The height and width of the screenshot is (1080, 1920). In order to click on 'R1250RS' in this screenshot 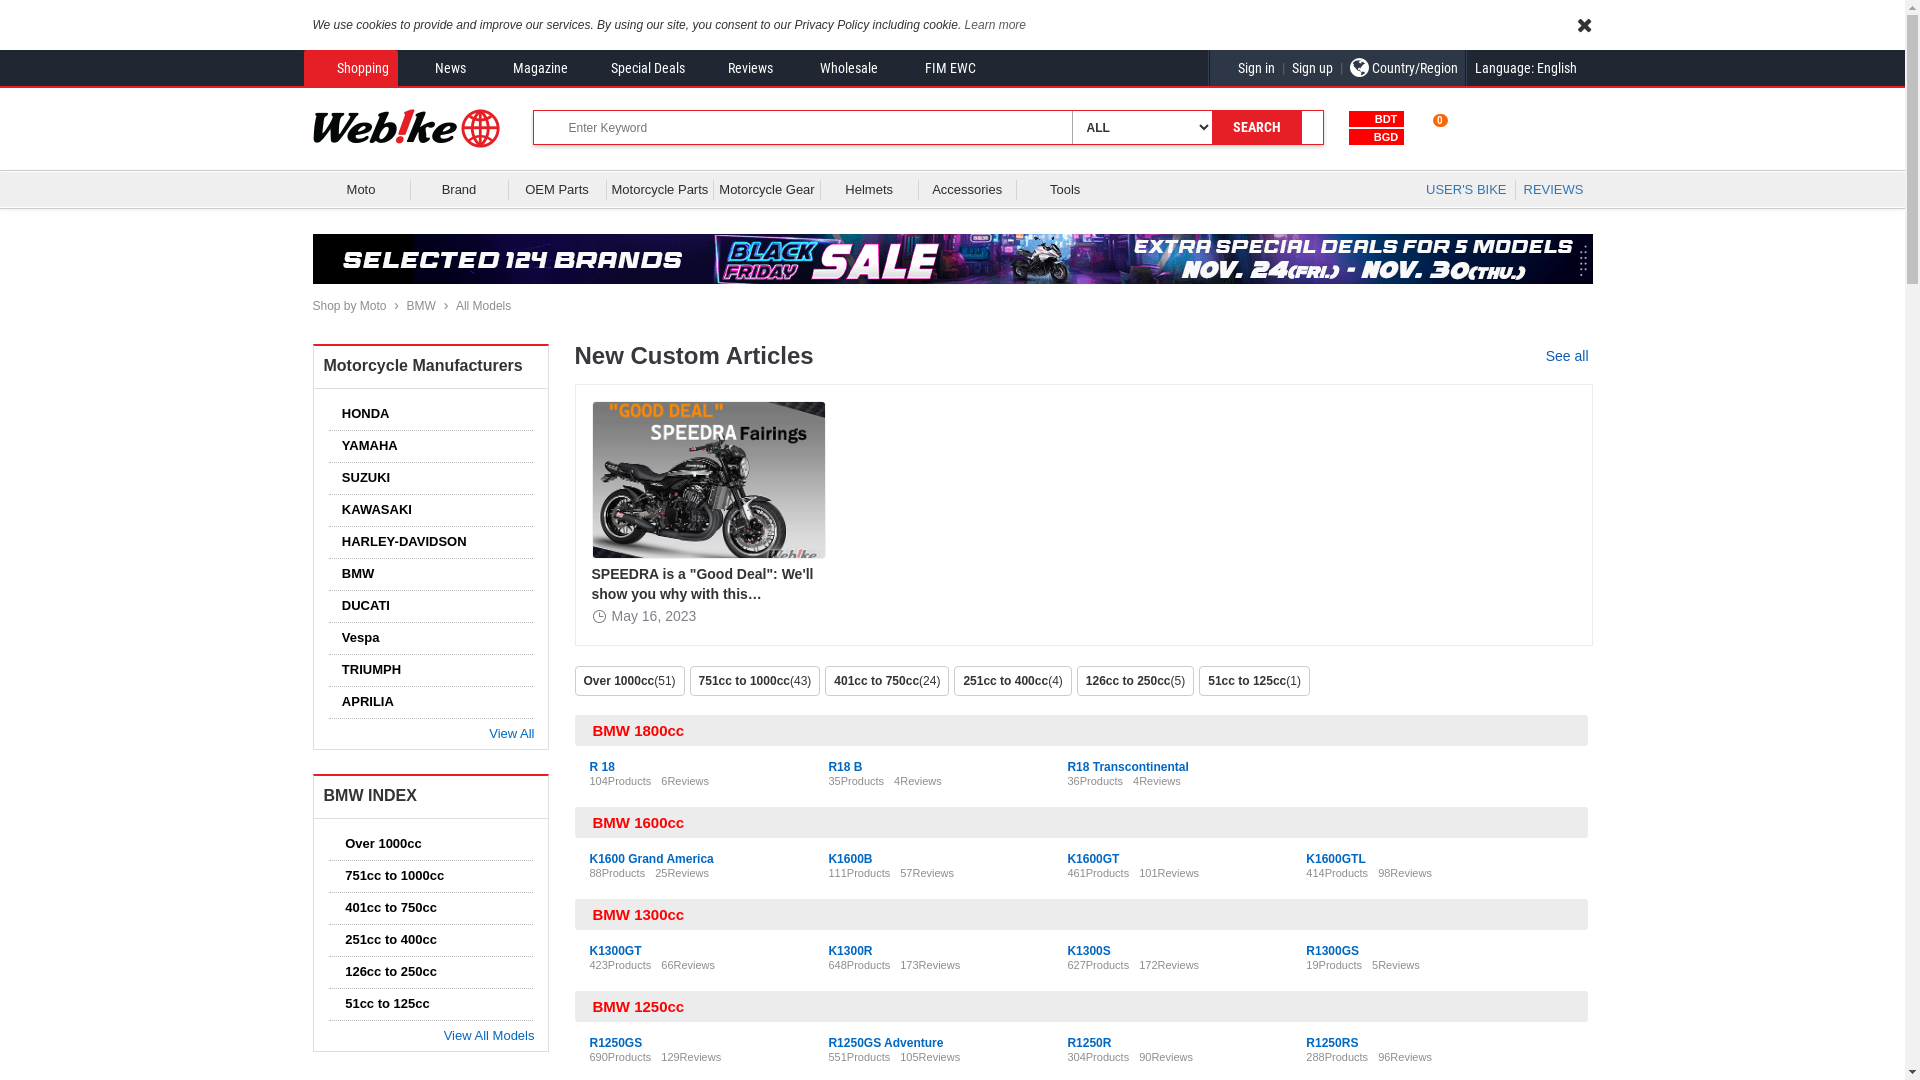, I will do `click(1305, 1041)`.